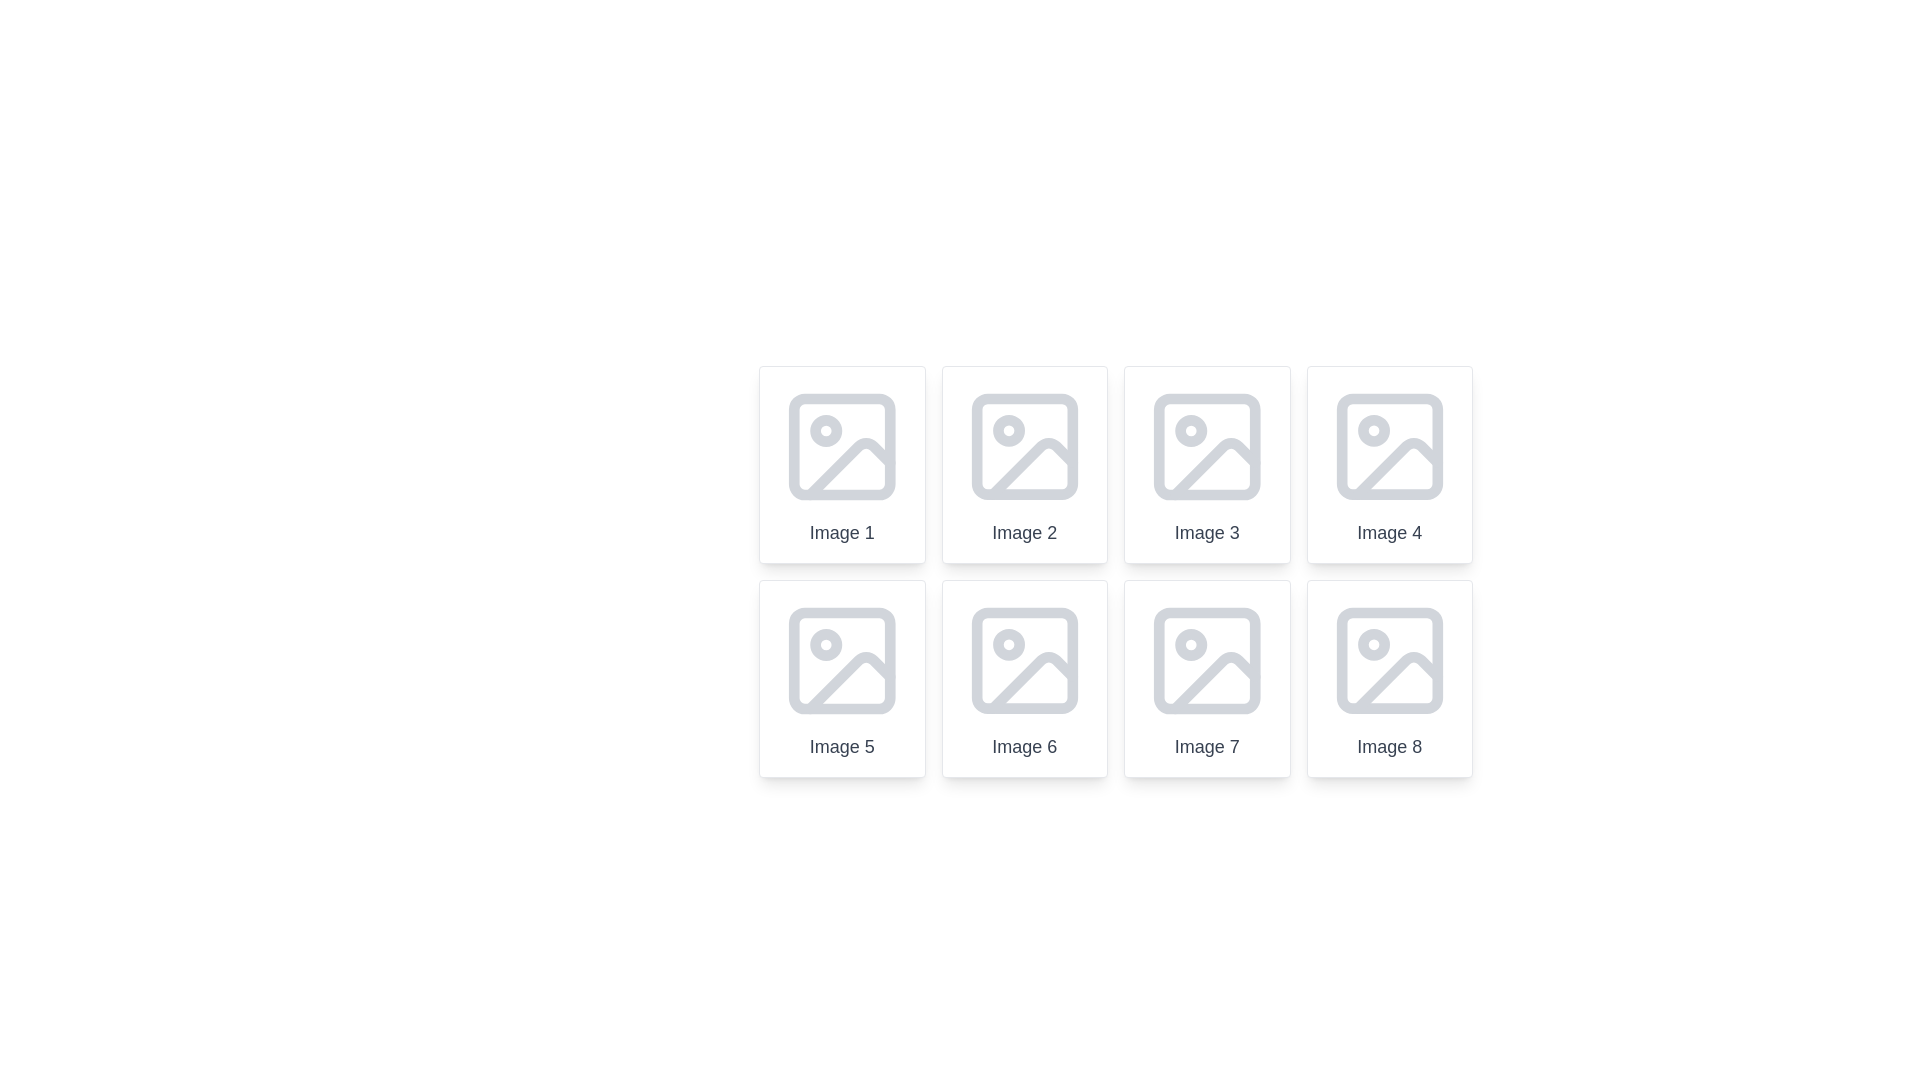 This screenshot has height=1080, width=1920. What do you see at coordinates (1191, 430) in the screenshot?
I see `the small circular shape (dot) embedded within the 'Image 3' icon, which is located in the second row, third column of the grid layout` at bounding box center [1191, 430].